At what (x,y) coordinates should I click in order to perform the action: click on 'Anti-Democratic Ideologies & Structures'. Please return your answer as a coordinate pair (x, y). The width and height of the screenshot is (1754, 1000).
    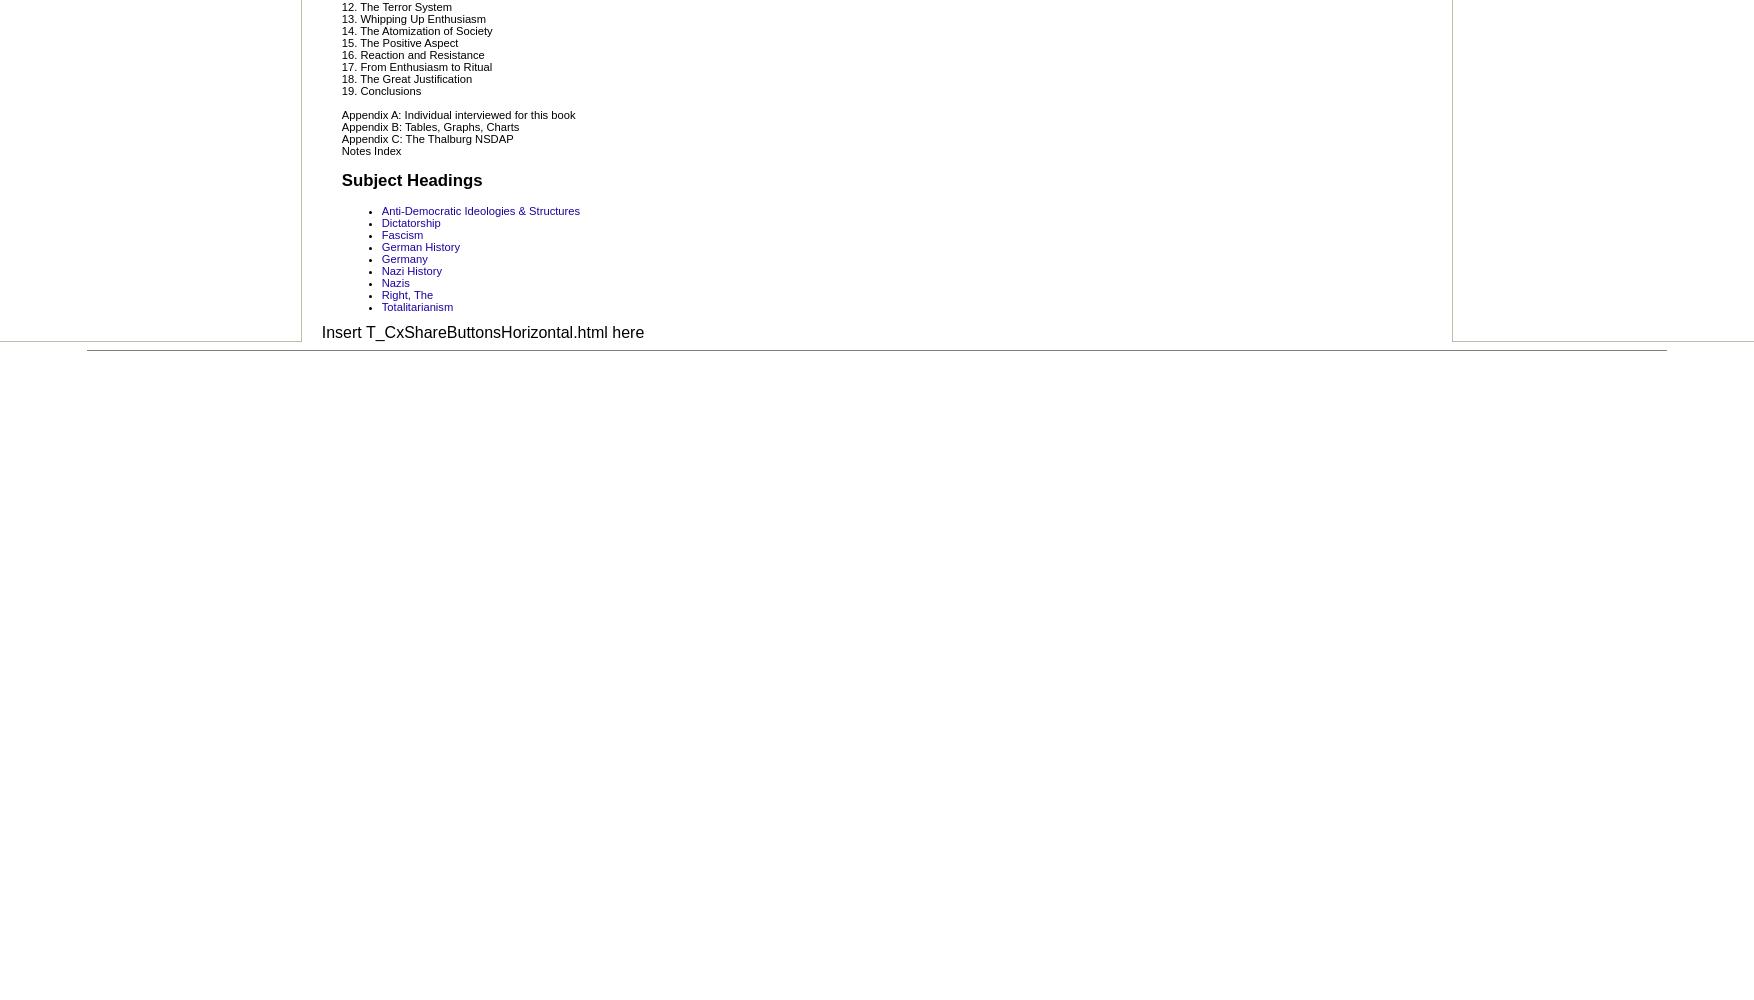
    Looking at the image, I should click on (479, 209).